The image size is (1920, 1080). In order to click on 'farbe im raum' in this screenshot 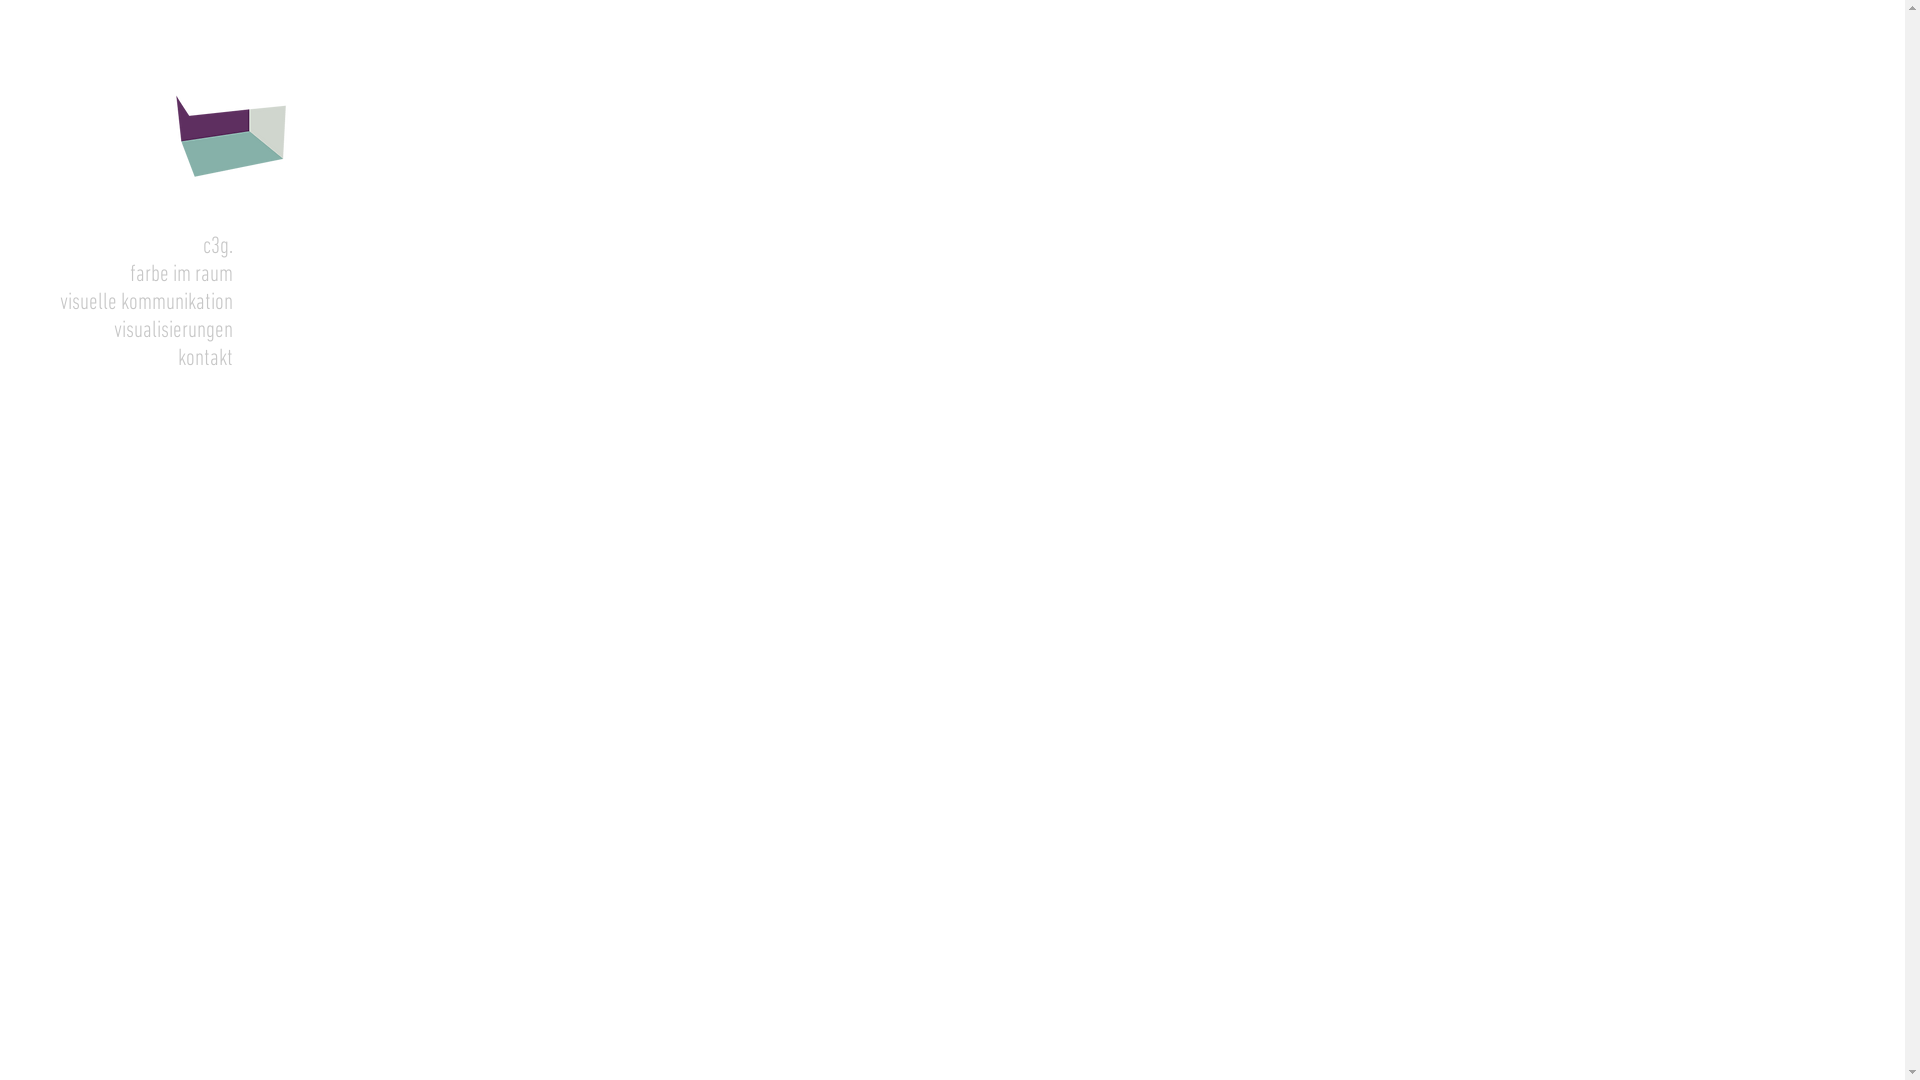, I will do `click(115, 274)`.